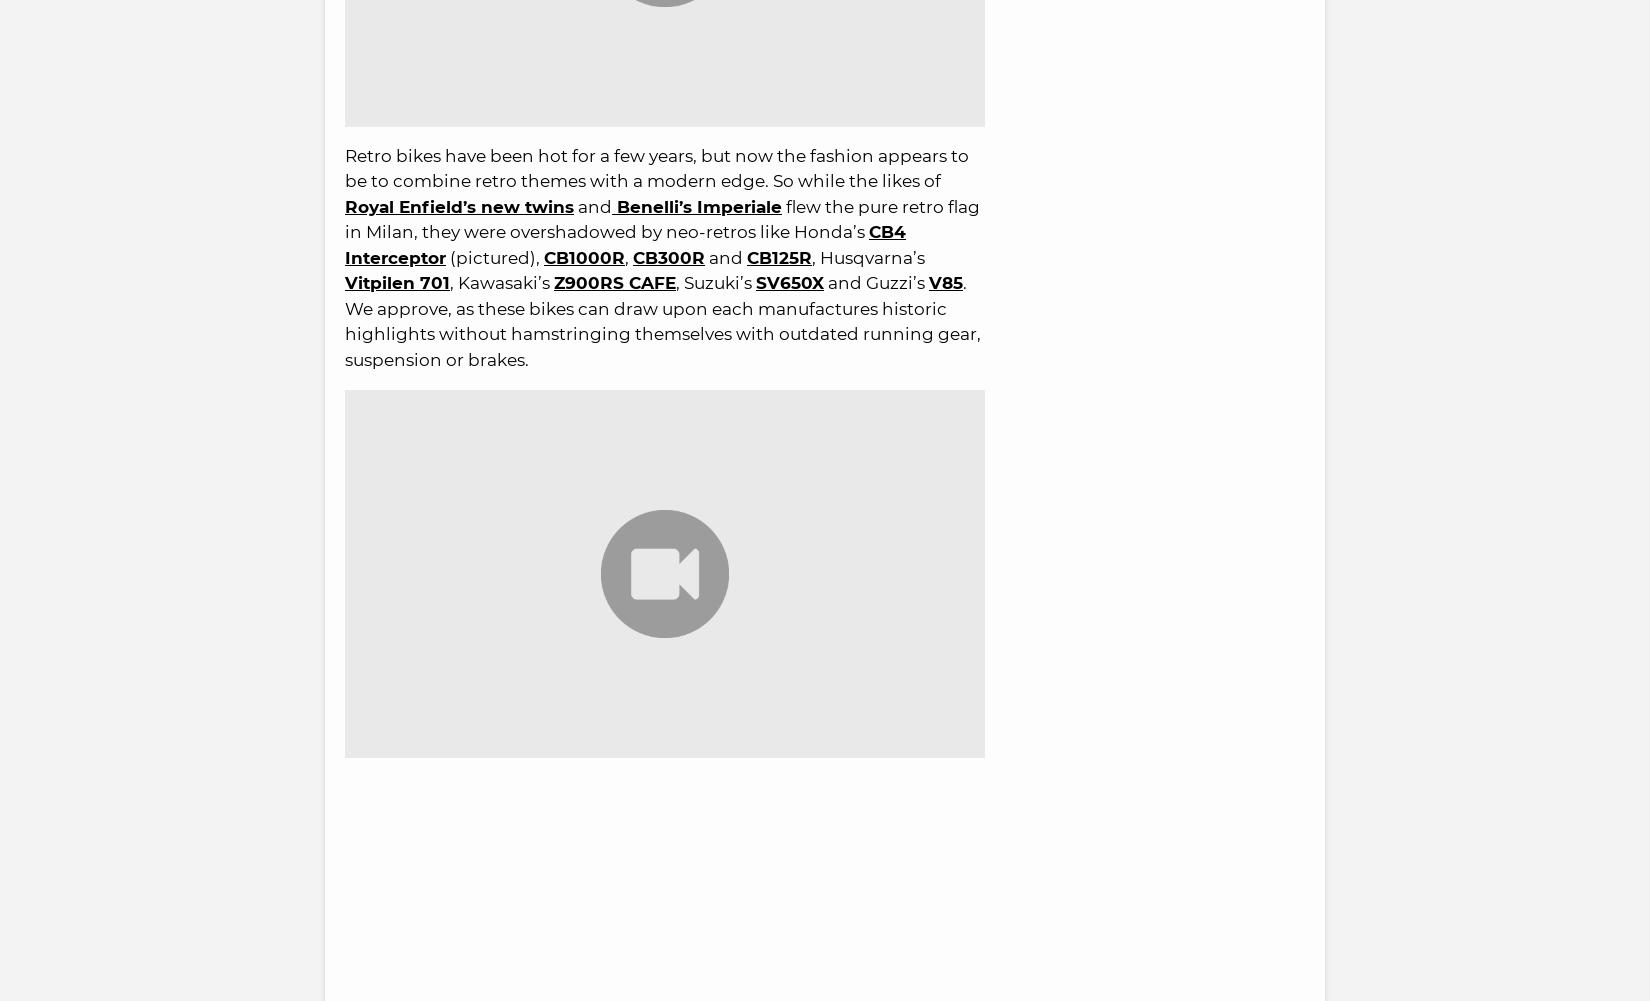 The image size is (1650, 1001). I want to click on 'Z900RS CAFE', so click(553, 281).